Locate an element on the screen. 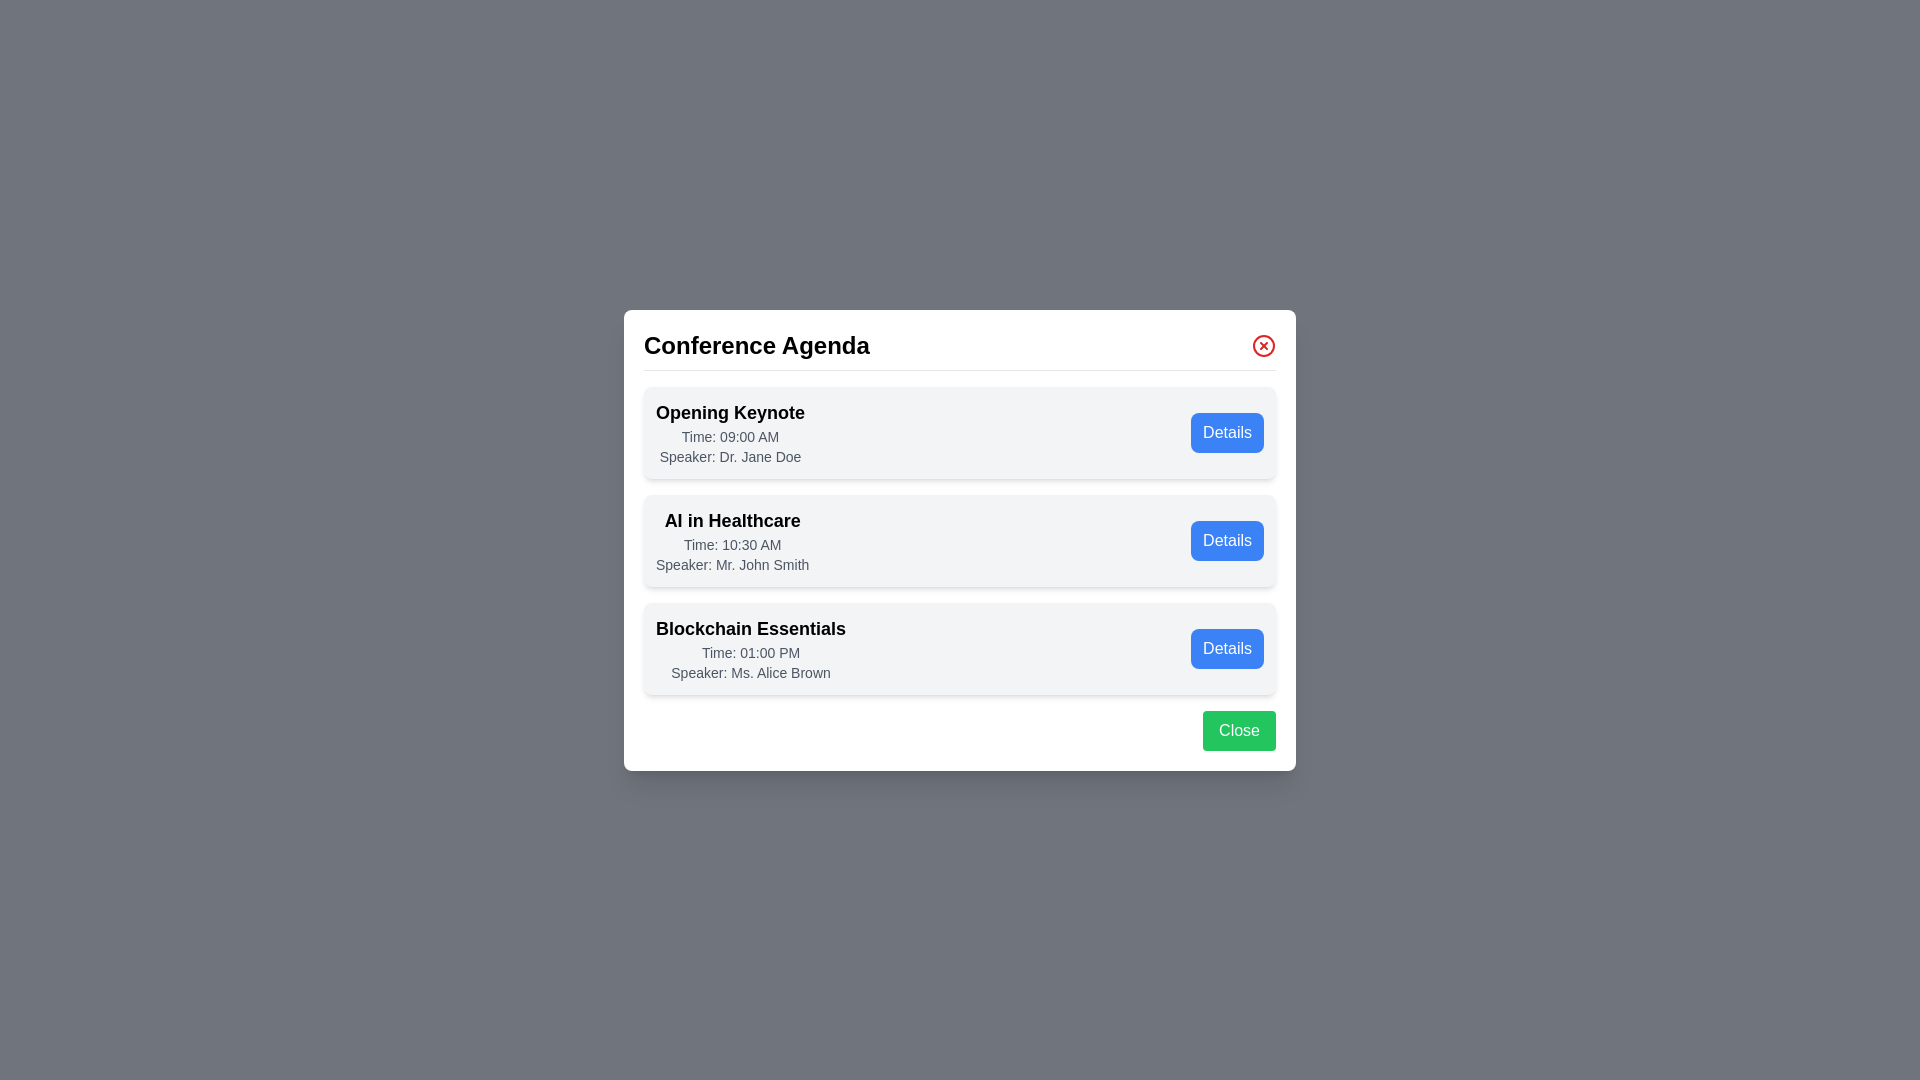  the agenda item AI in Healthcare to observe its hover effect is located at coordinates (960, 540).